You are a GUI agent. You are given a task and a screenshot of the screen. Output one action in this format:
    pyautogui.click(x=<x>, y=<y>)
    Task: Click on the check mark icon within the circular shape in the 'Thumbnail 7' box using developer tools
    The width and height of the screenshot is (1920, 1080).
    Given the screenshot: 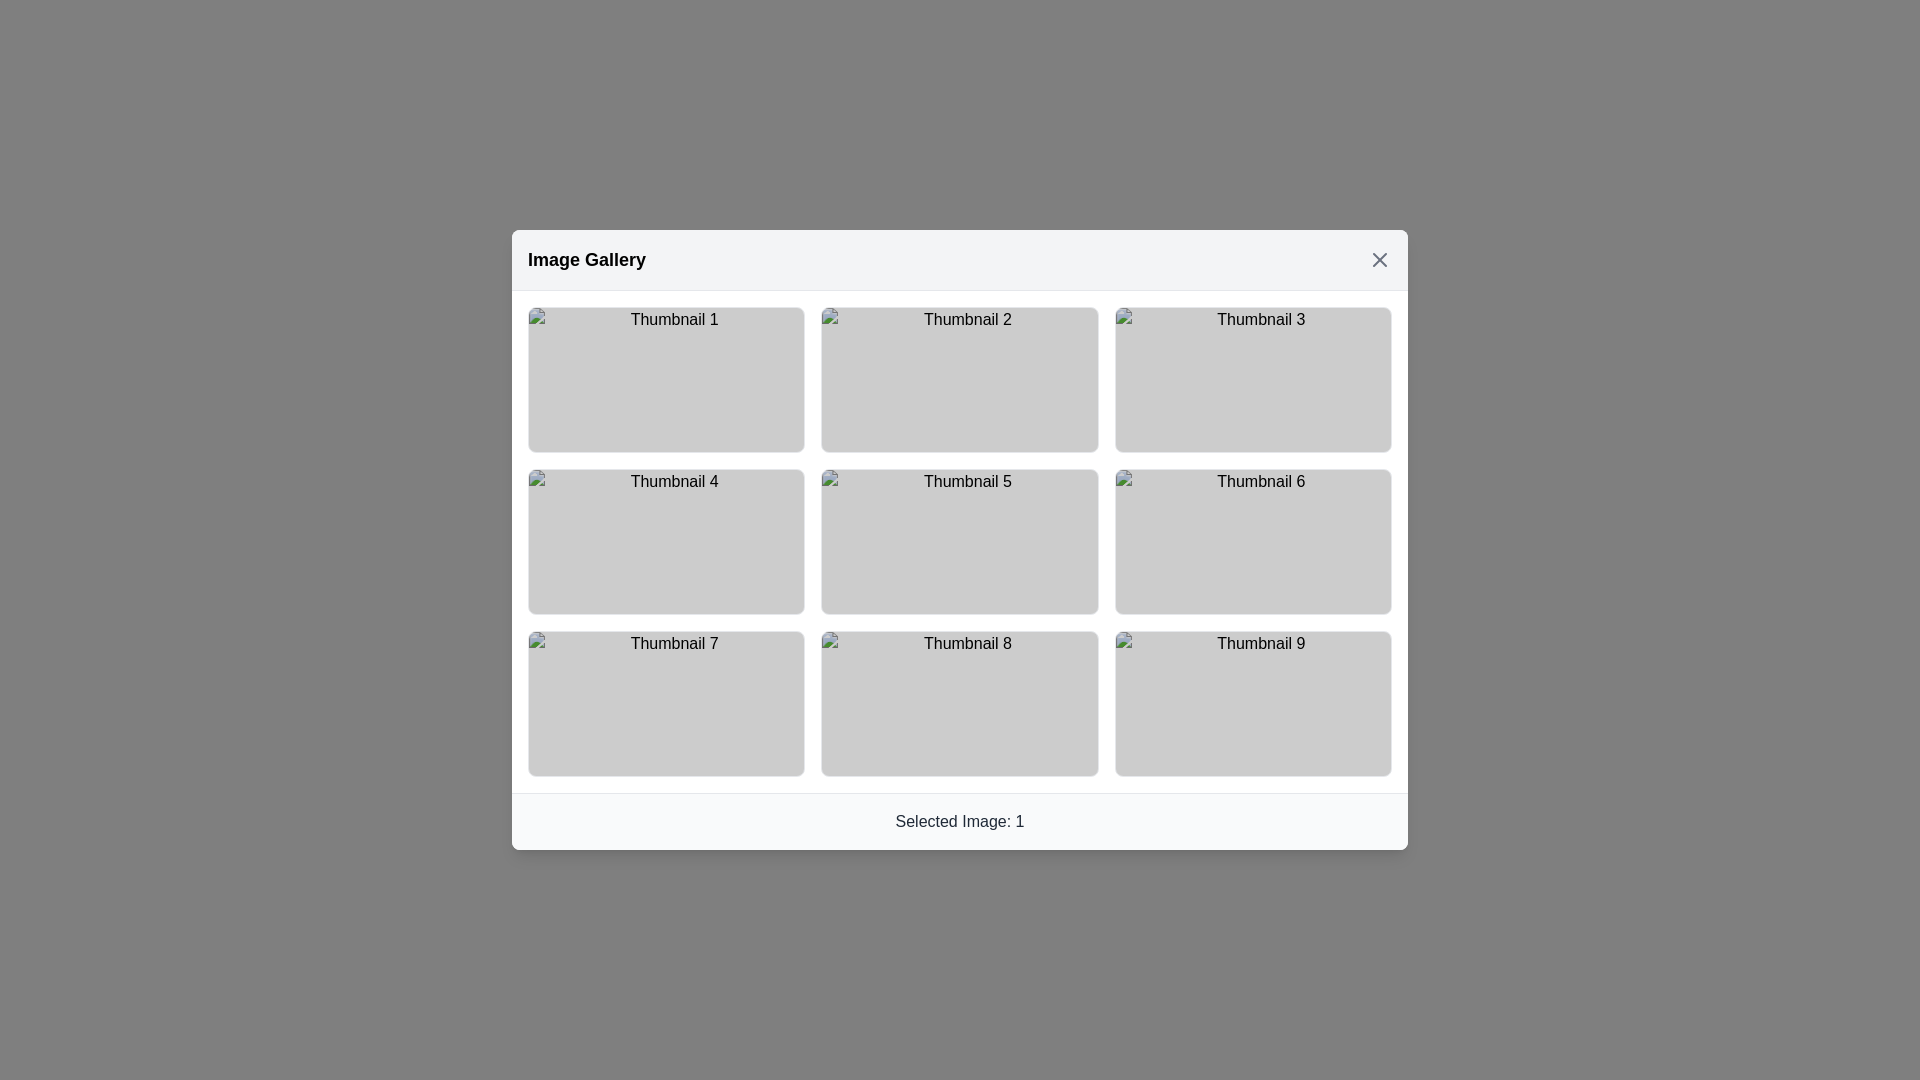 What is the action you would take?
    pyautogui.click(x=671, y=698)
    